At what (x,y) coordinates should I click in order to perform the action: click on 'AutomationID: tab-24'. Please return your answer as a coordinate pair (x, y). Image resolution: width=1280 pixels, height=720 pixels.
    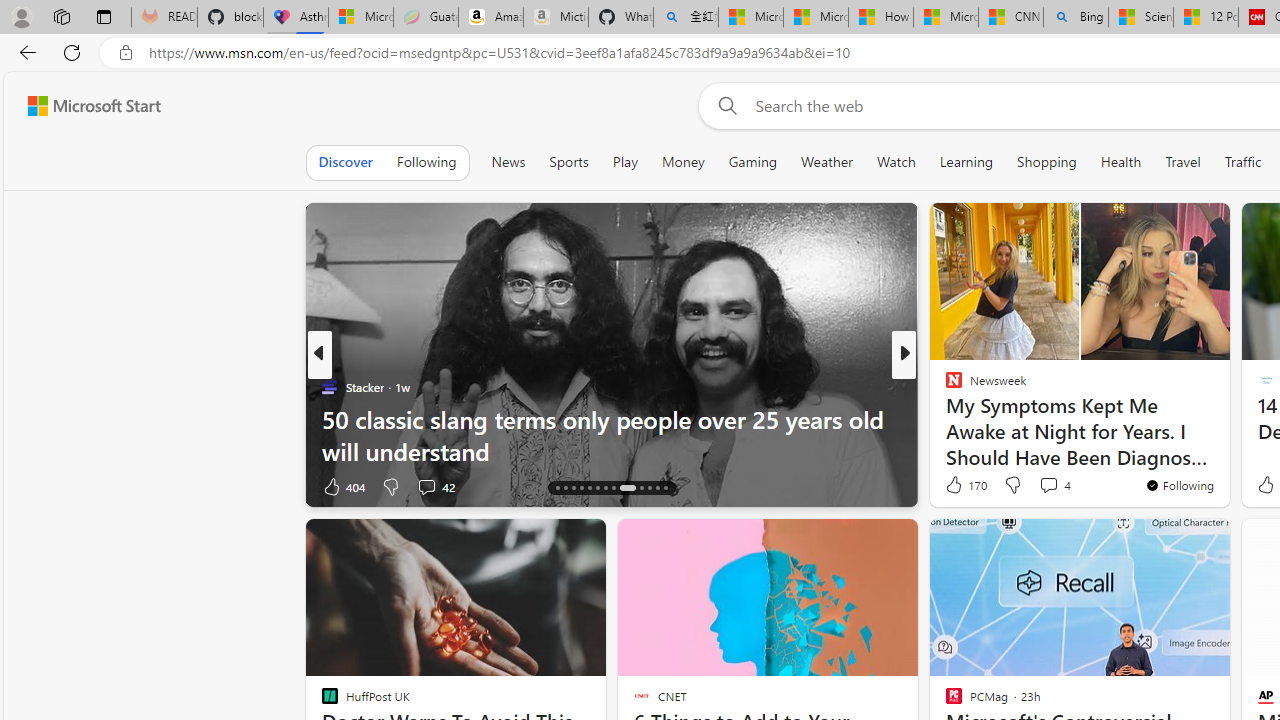
    Looking at the image, I should click on (649, 488).